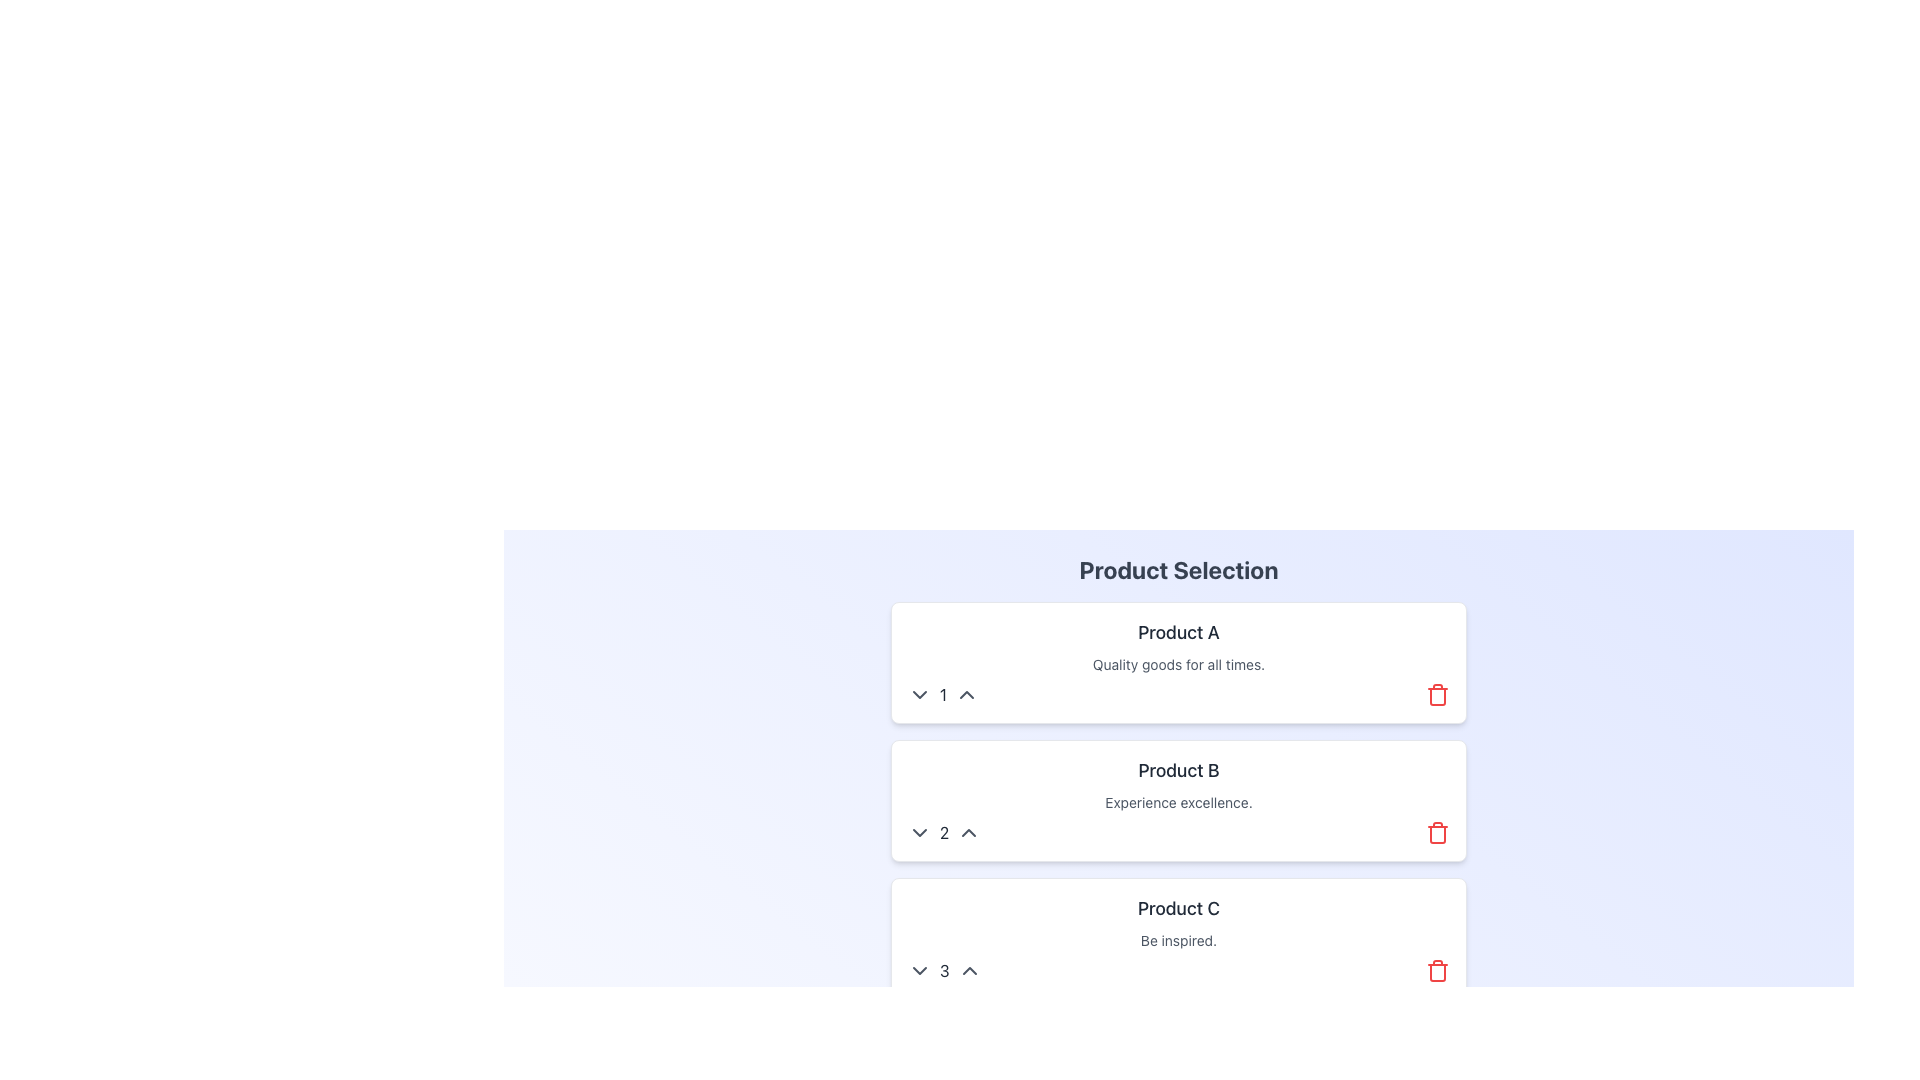 This screenshot has width=1920, height=1080. I want to click on the button component in the bottom-right corner of the card representing 'Product C', so click(1437, 970).